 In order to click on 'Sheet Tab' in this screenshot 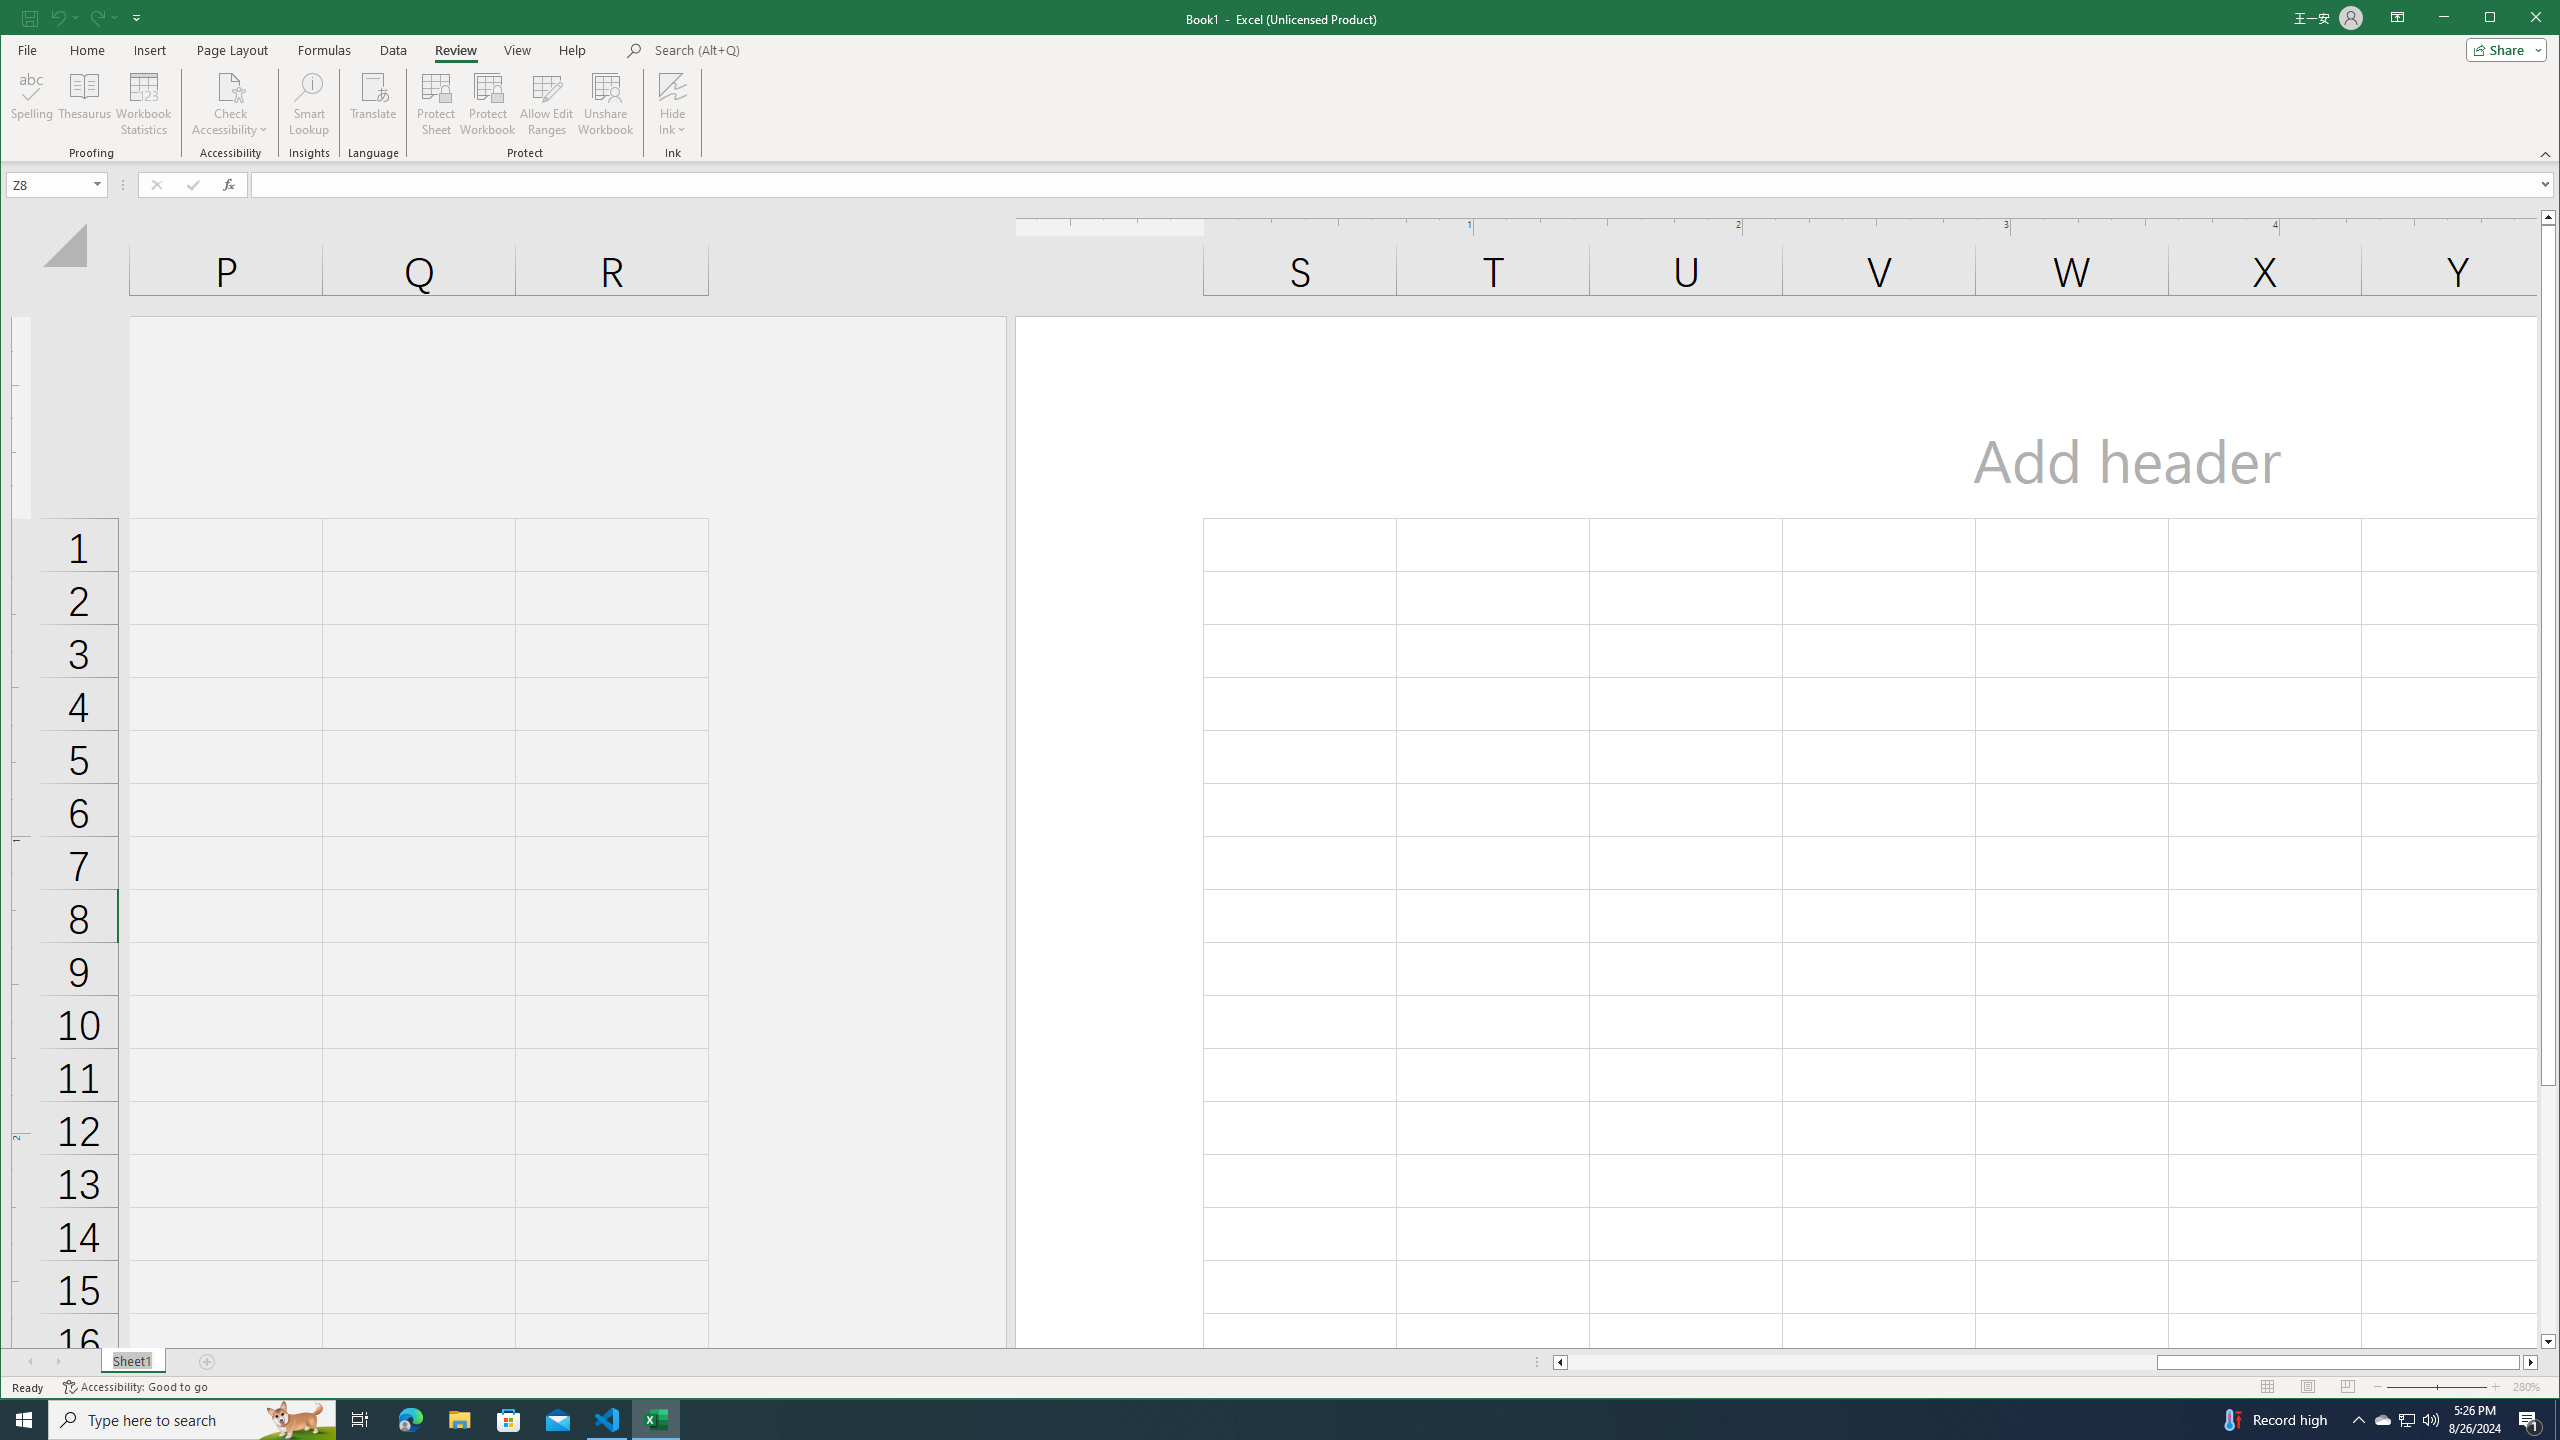, I will do `click(133, 1362)`.